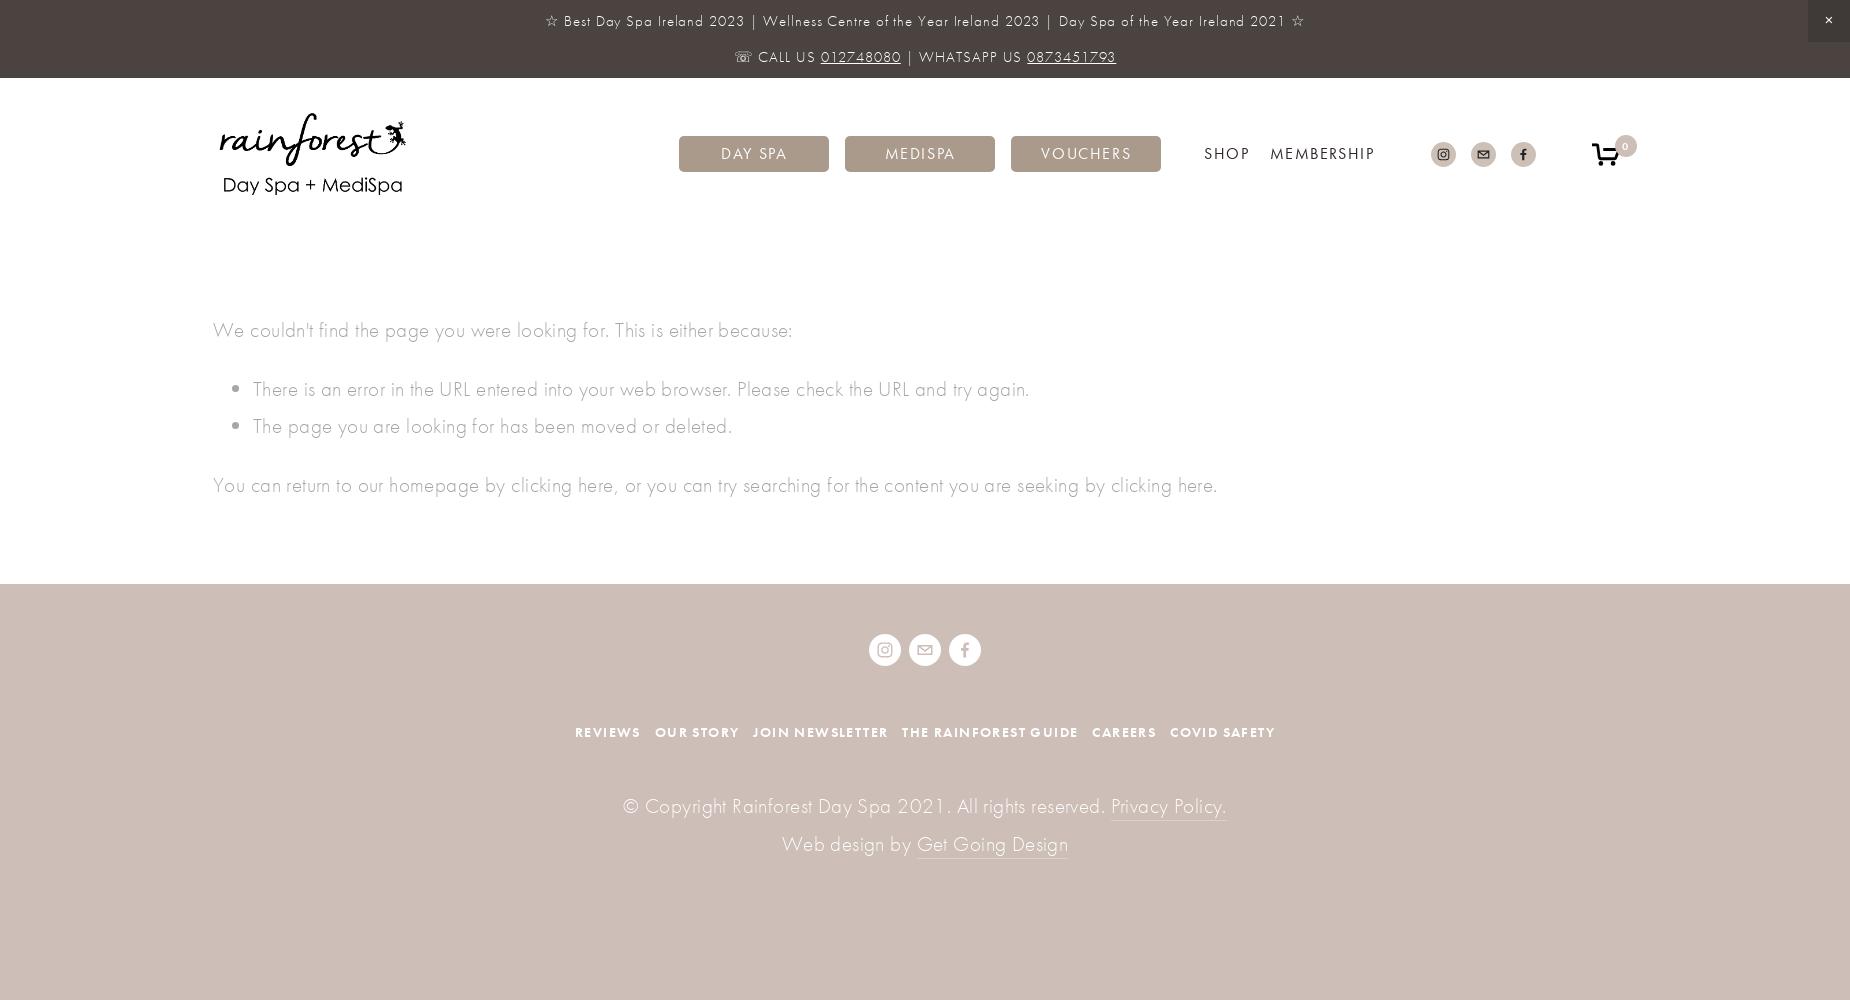 This screenshot has height=1000, width=1850. I want to click on 'Get Going Design', so click(990, 841).